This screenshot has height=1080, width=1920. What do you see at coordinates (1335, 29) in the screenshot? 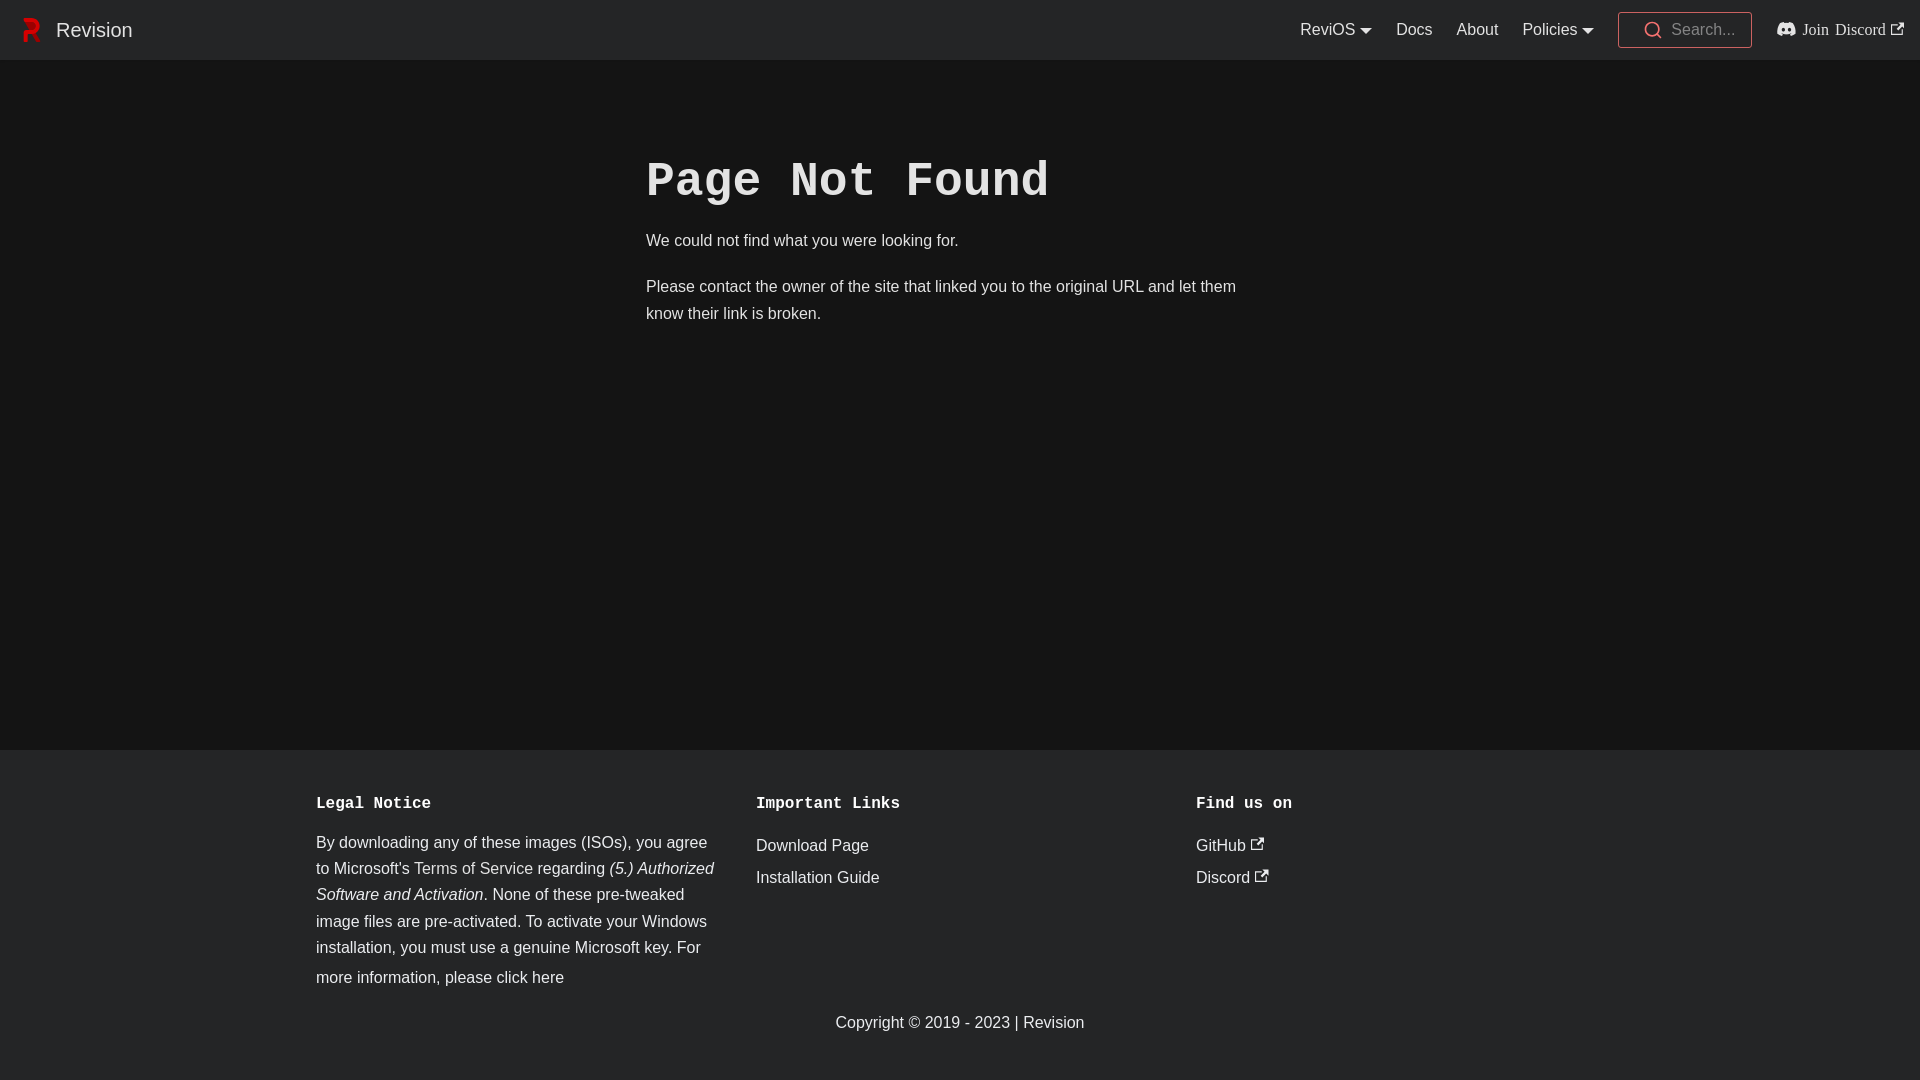
I see `'ReviOS'` at bounding box center [1335, 29].